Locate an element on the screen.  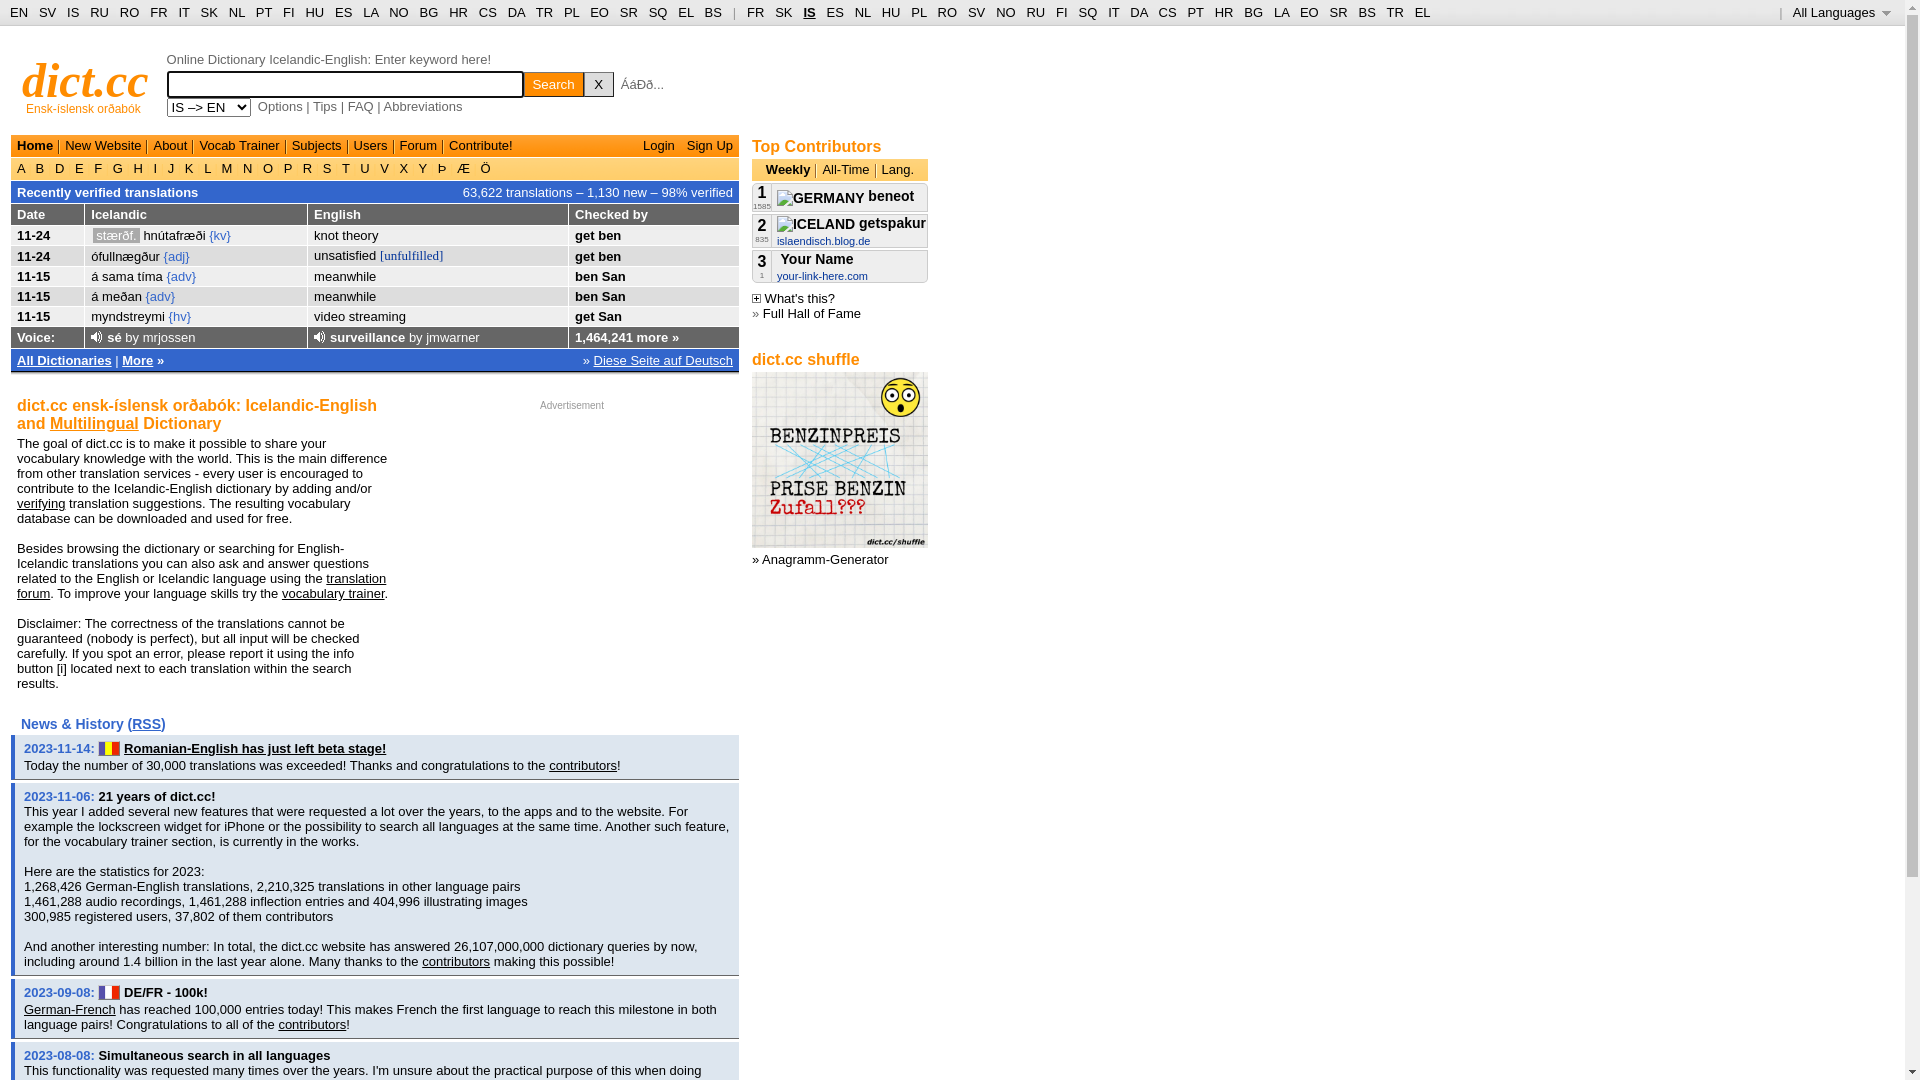
'get' is located at coordinates (584, 315).